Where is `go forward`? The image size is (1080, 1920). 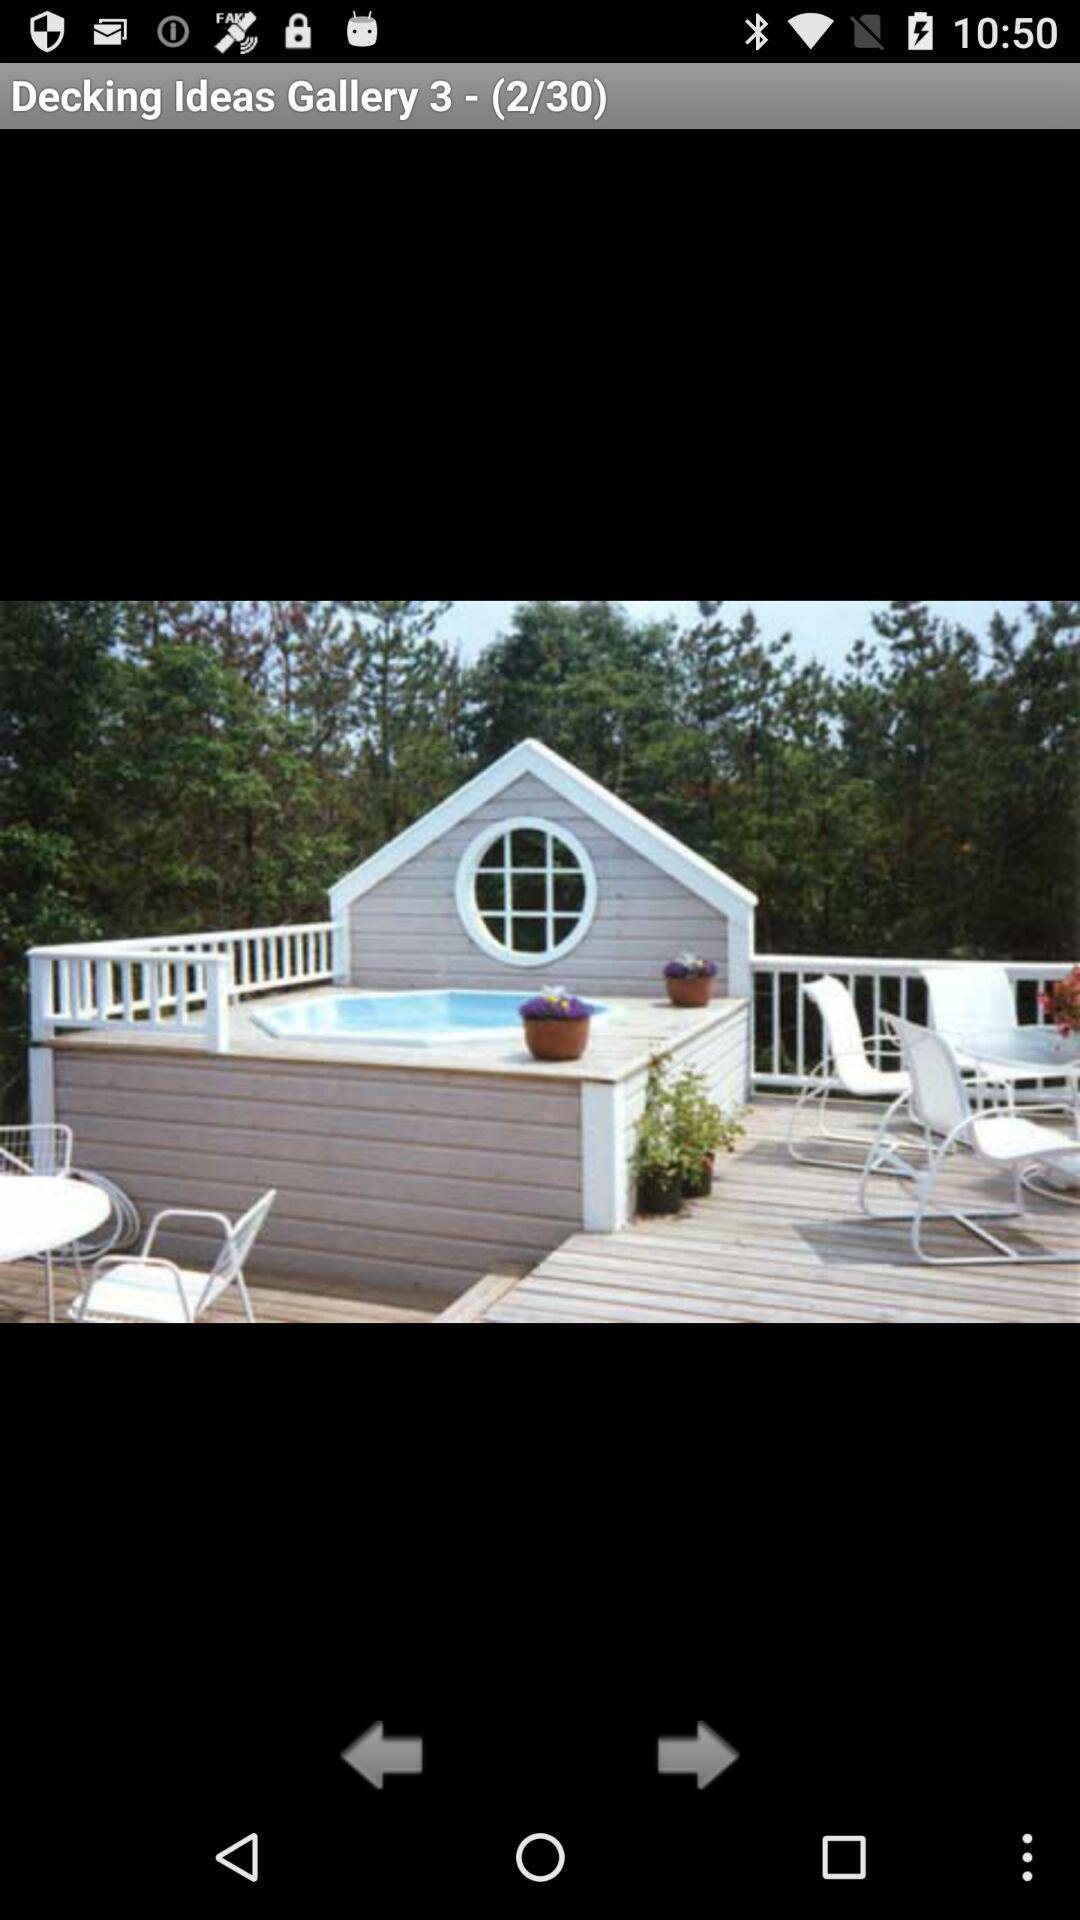 go forward is located at coordinates (691, 1756).